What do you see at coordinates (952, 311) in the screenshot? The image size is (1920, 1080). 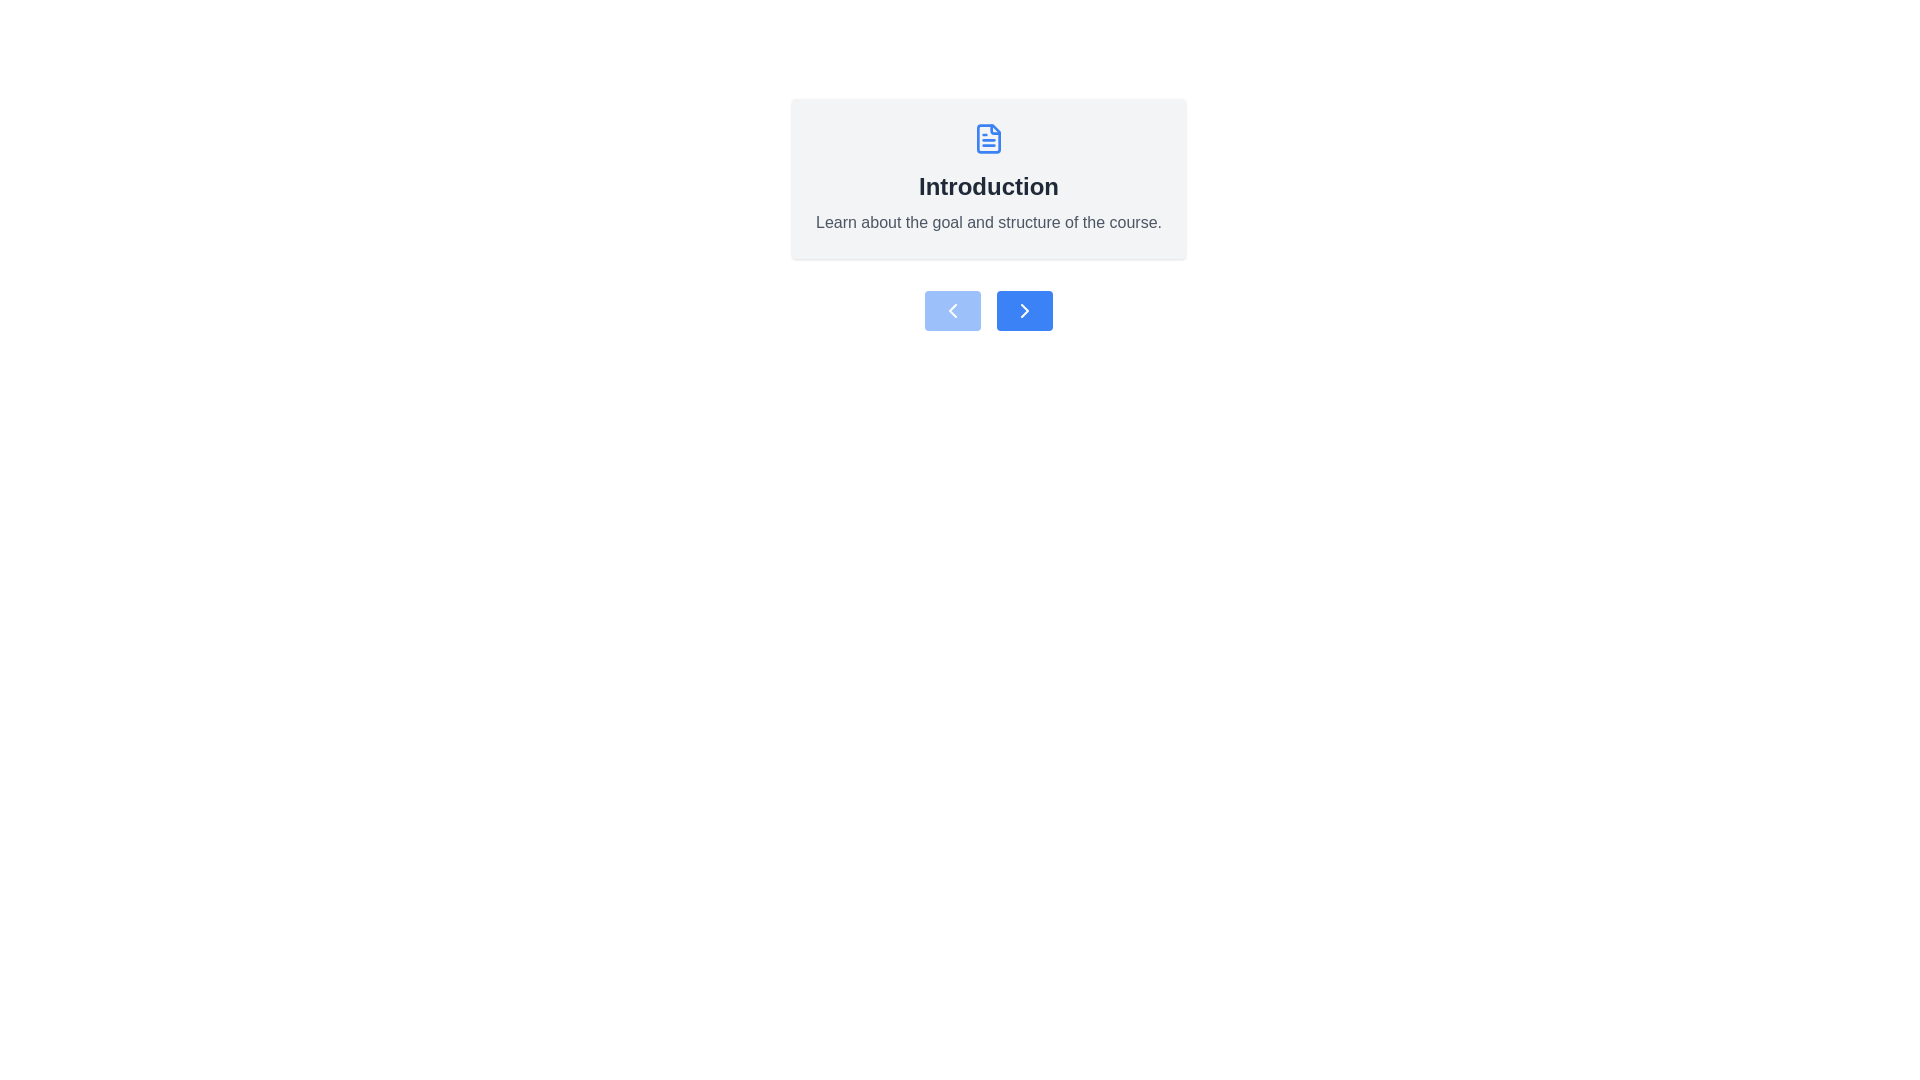 I see `the navigation button located to the left of the similar button in the small horizontal group, positioned below the 'Introduction' informational card` at bounding box center [952, 311].